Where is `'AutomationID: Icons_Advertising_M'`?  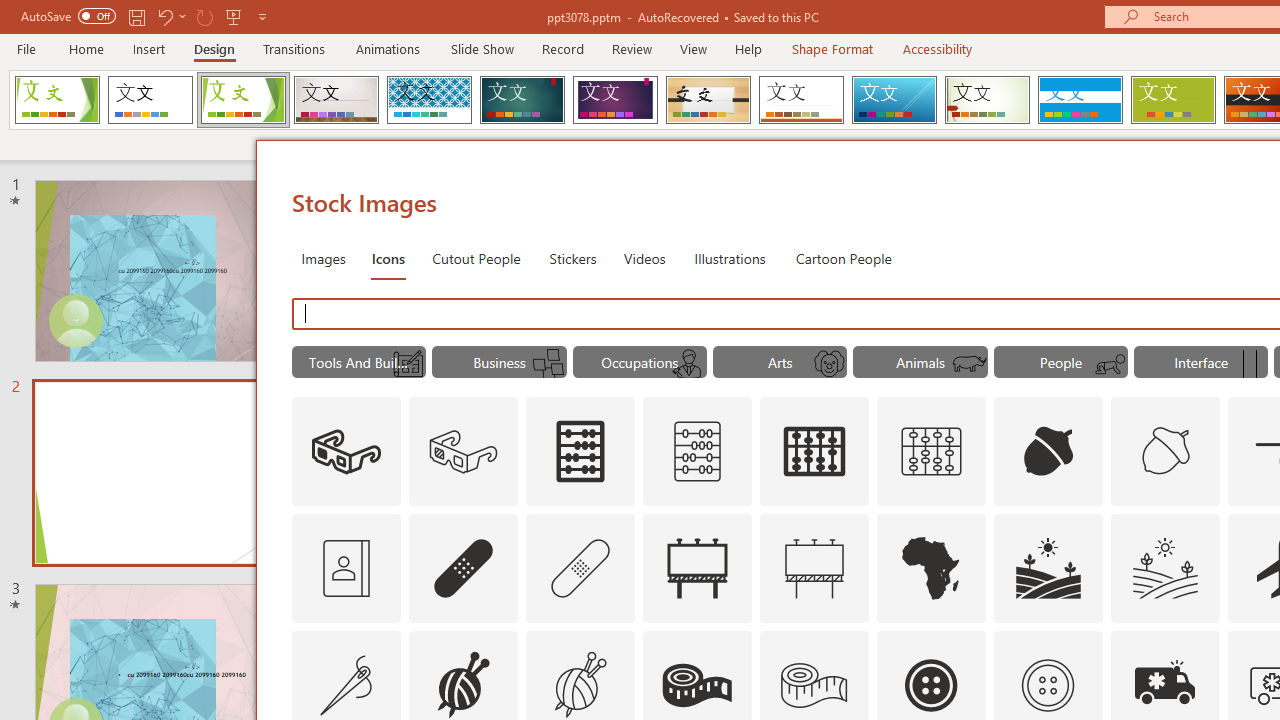 'AutomationID: Icons_Advertising_M' is located at coordinates (815, 568).